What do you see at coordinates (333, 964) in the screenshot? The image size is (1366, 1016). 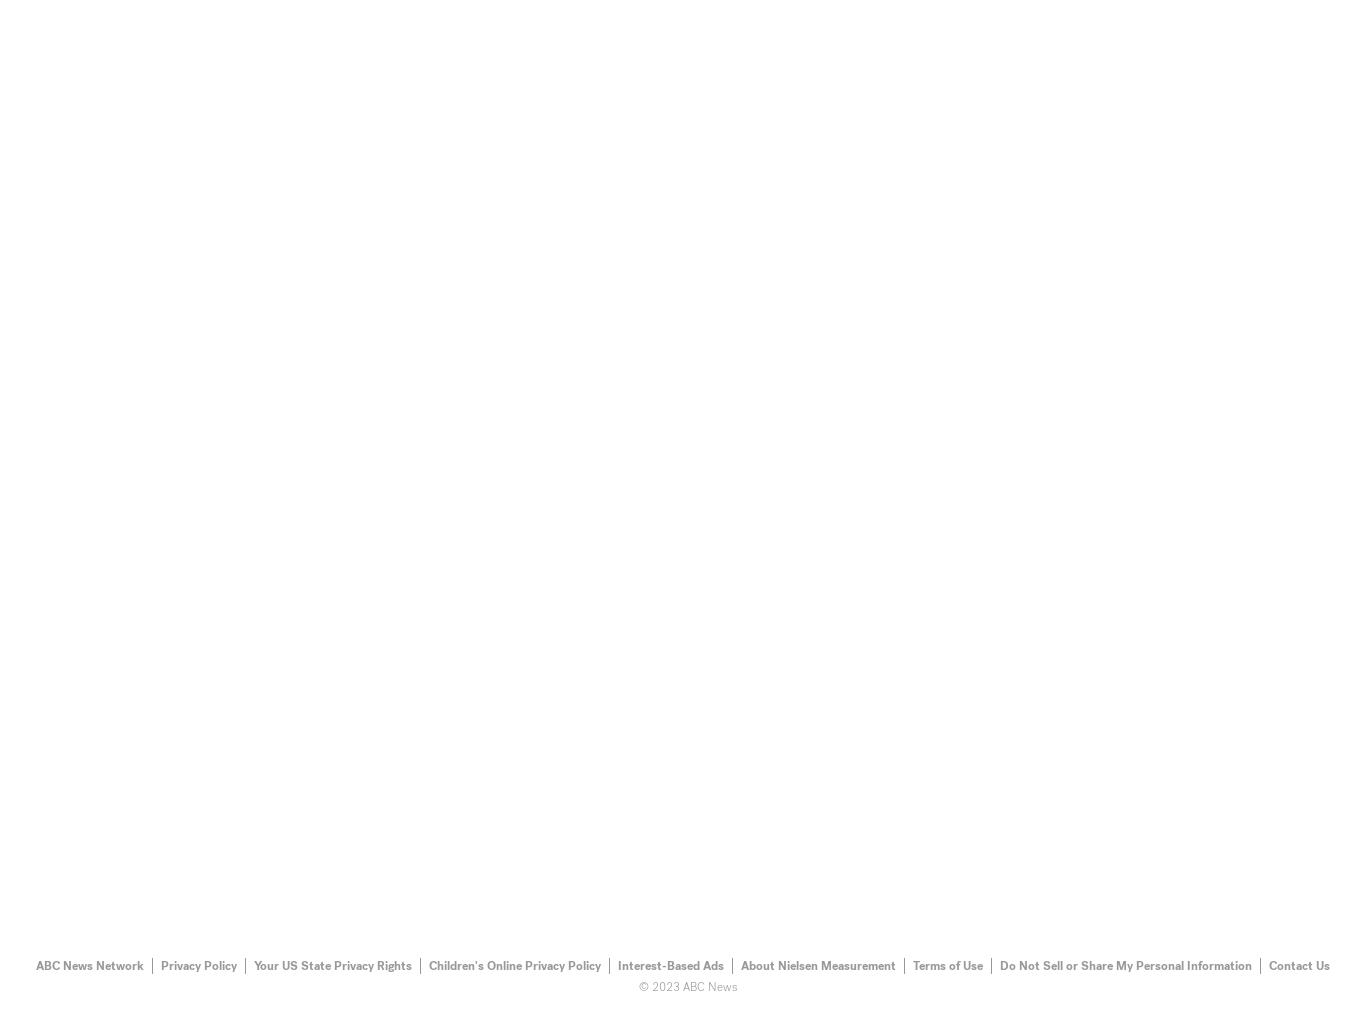 I see `'Your US State Privacy Rights'` at bounding box center [333, 964].